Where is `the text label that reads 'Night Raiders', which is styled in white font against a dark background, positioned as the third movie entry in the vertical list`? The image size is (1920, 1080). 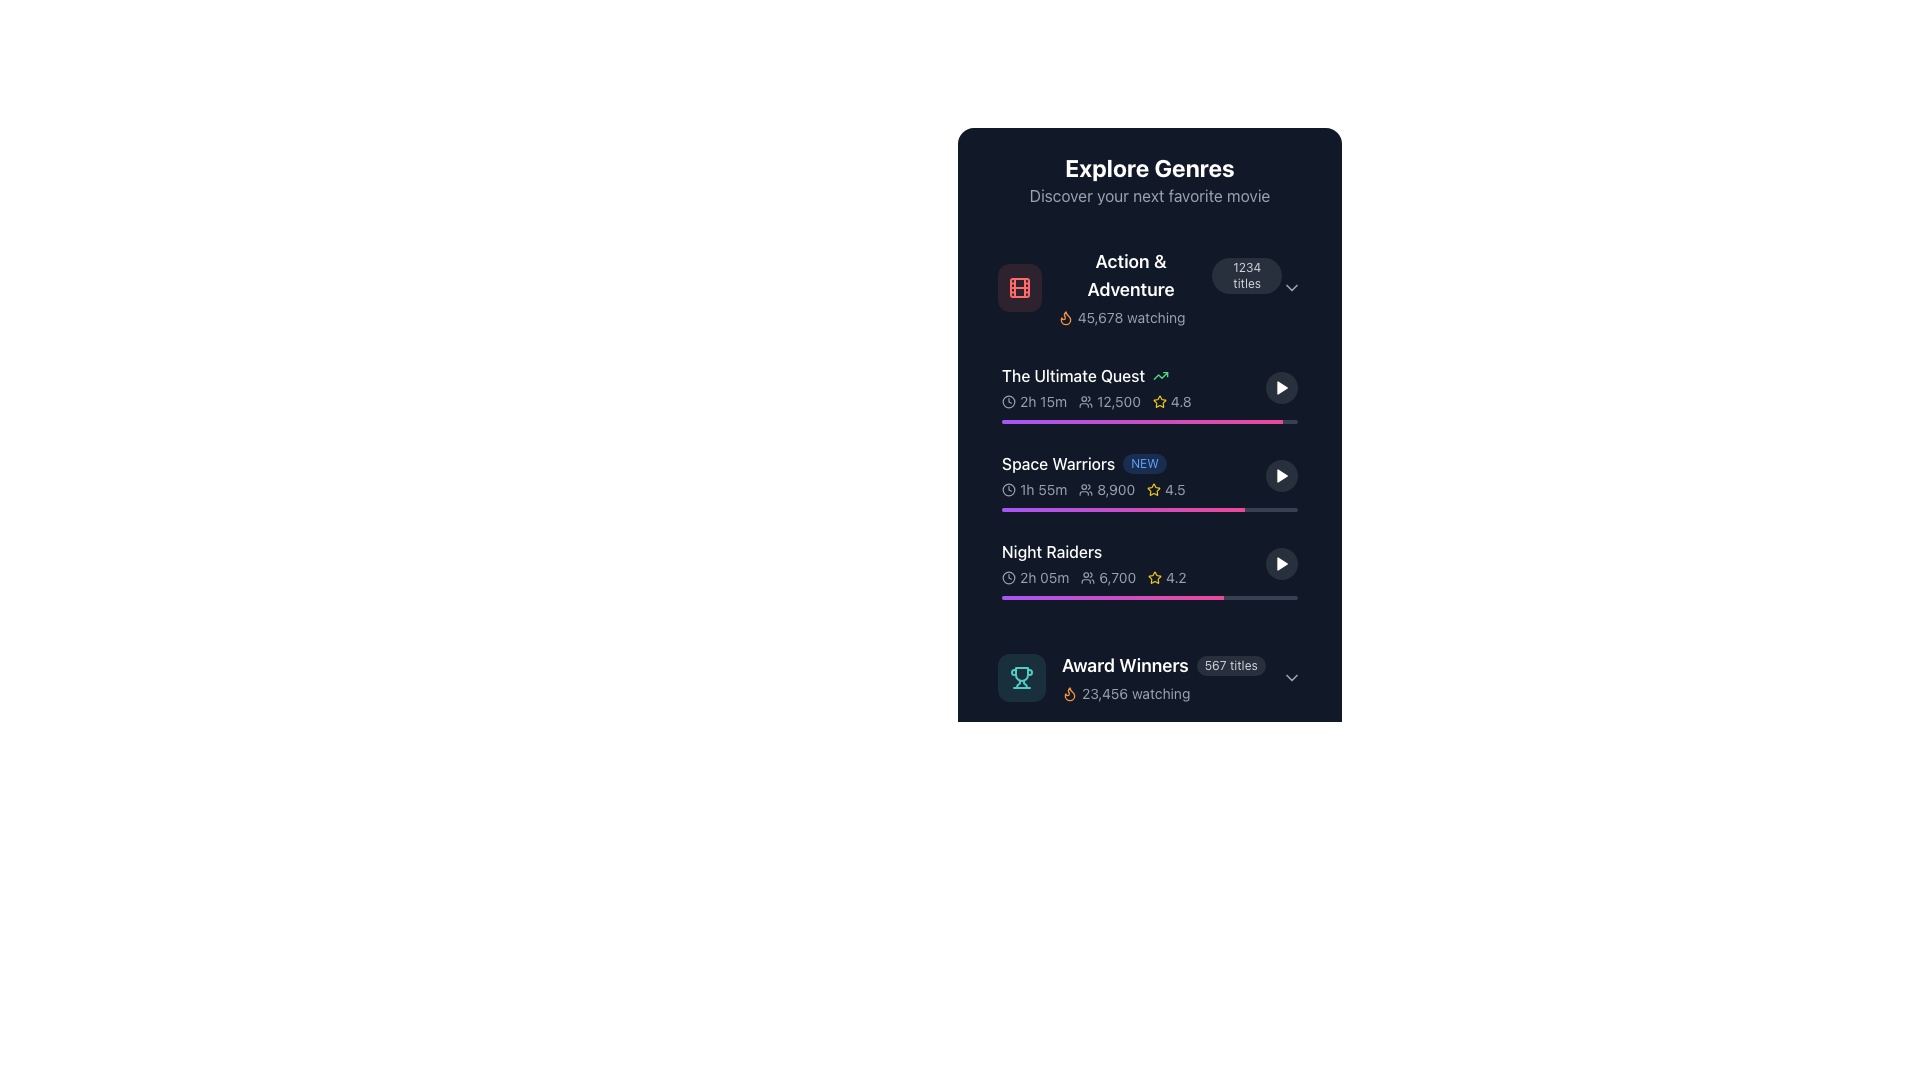 the text label that reads 'Night Raiders', which is styled in white font against a dark background, positioned as the third movie entry in the vertical list is located at coordinates (1051, 551).